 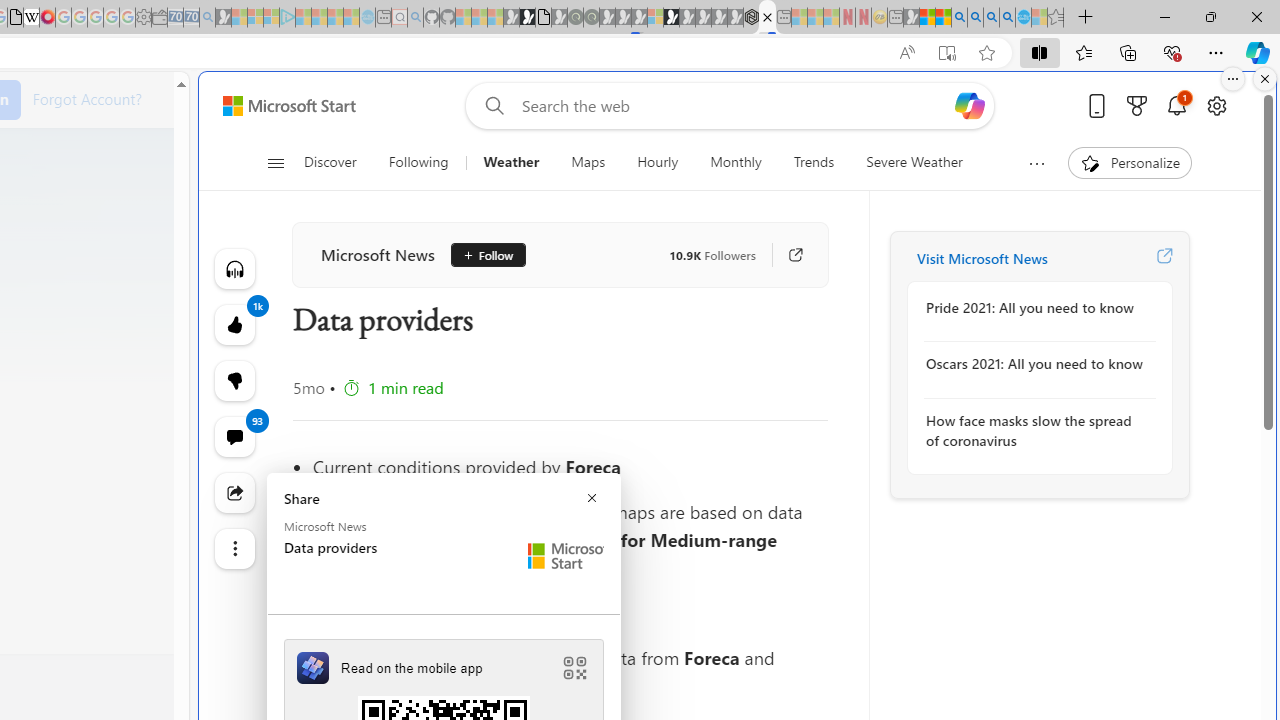 I want to click on 'Sign in to your account - Sleeping', so click(x=655, y=17).